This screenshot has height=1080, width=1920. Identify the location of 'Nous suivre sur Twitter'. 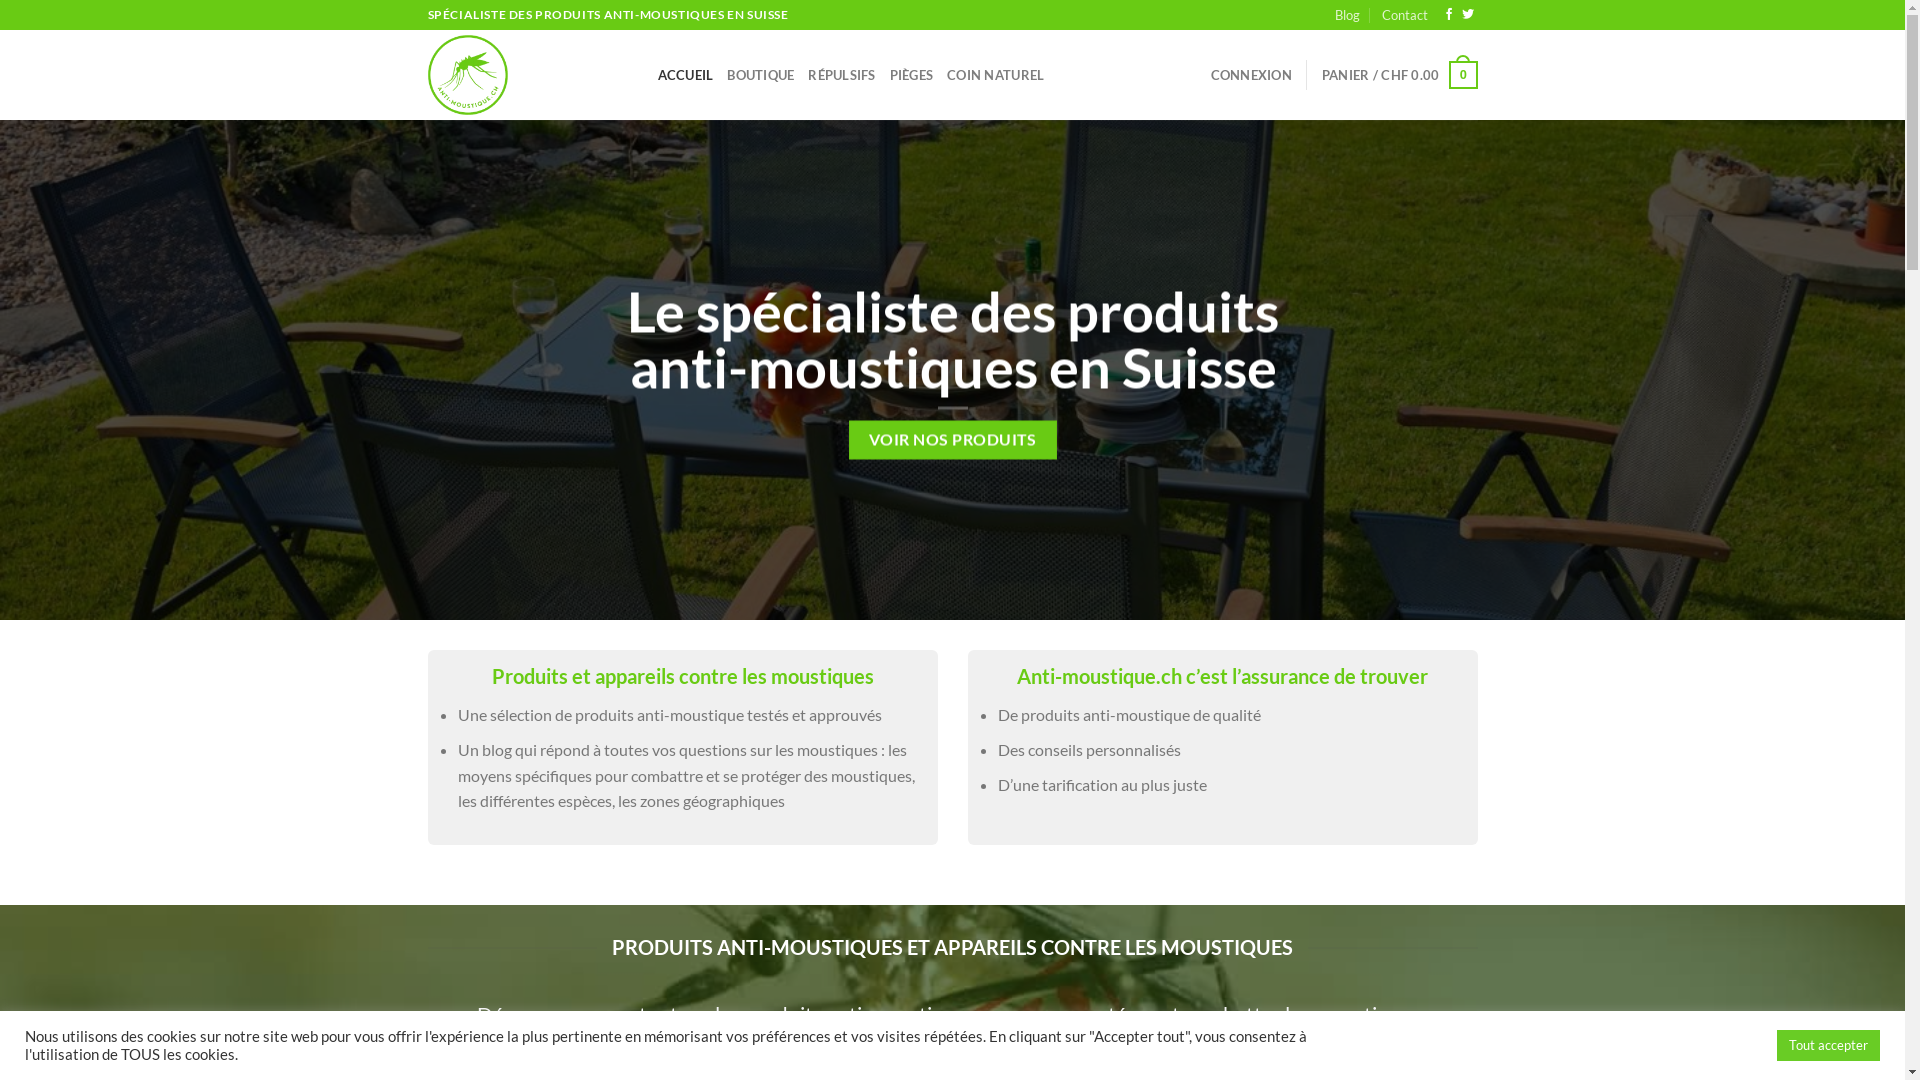
(1468, 15).